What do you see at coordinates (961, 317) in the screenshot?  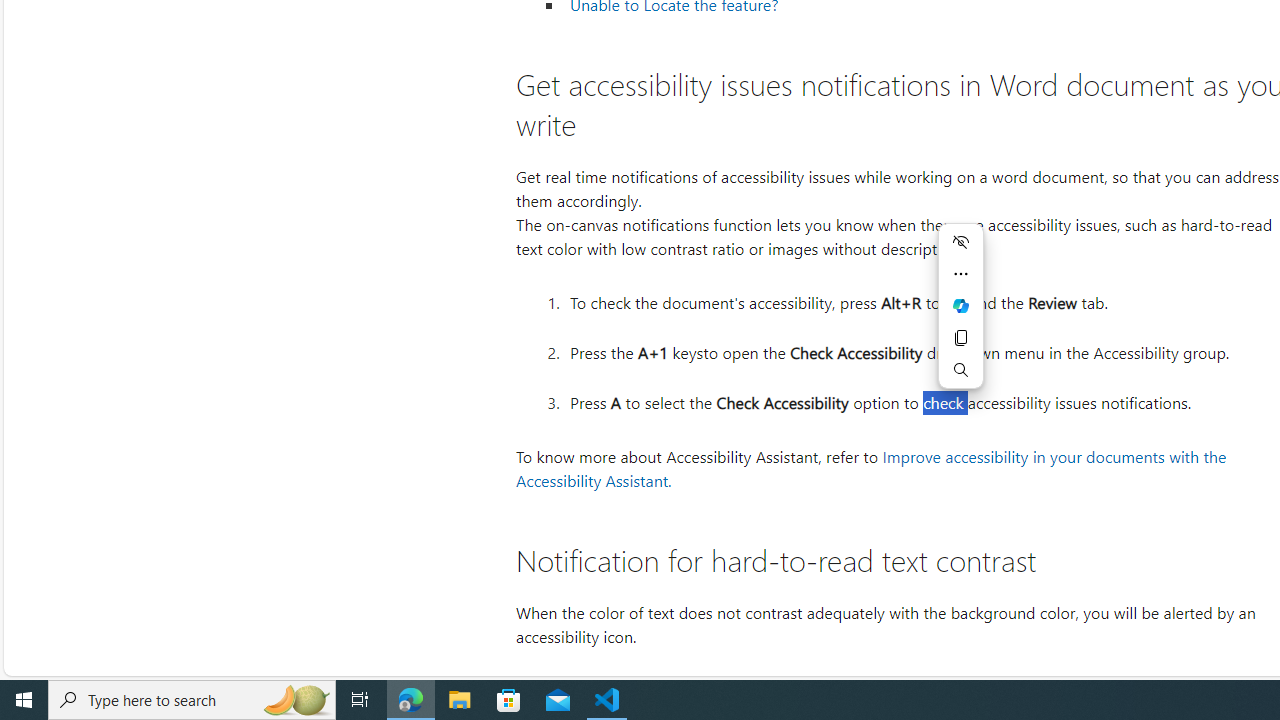 I see `'Mini menu on text selection'` at bounding box center [961, 317].